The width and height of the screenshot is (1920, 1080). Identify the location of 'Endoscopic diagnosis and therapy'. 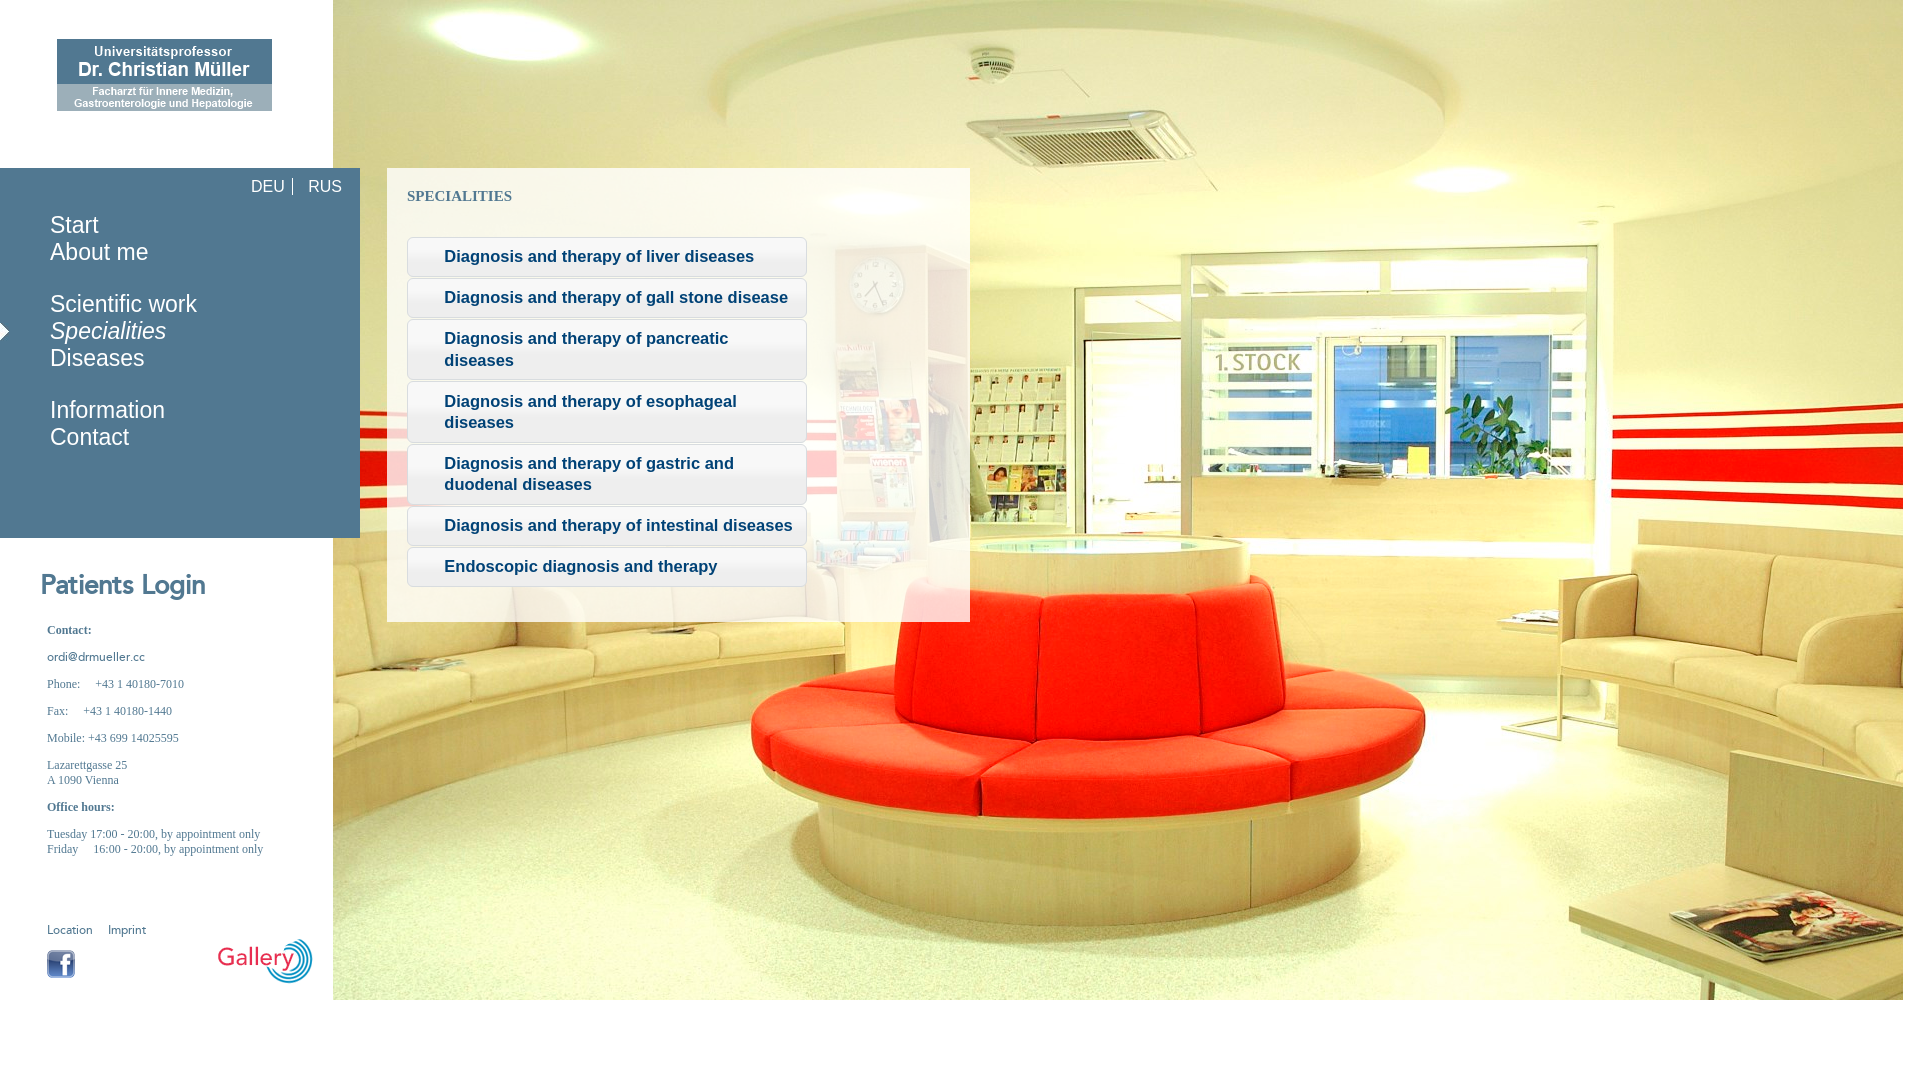
(605, 567).